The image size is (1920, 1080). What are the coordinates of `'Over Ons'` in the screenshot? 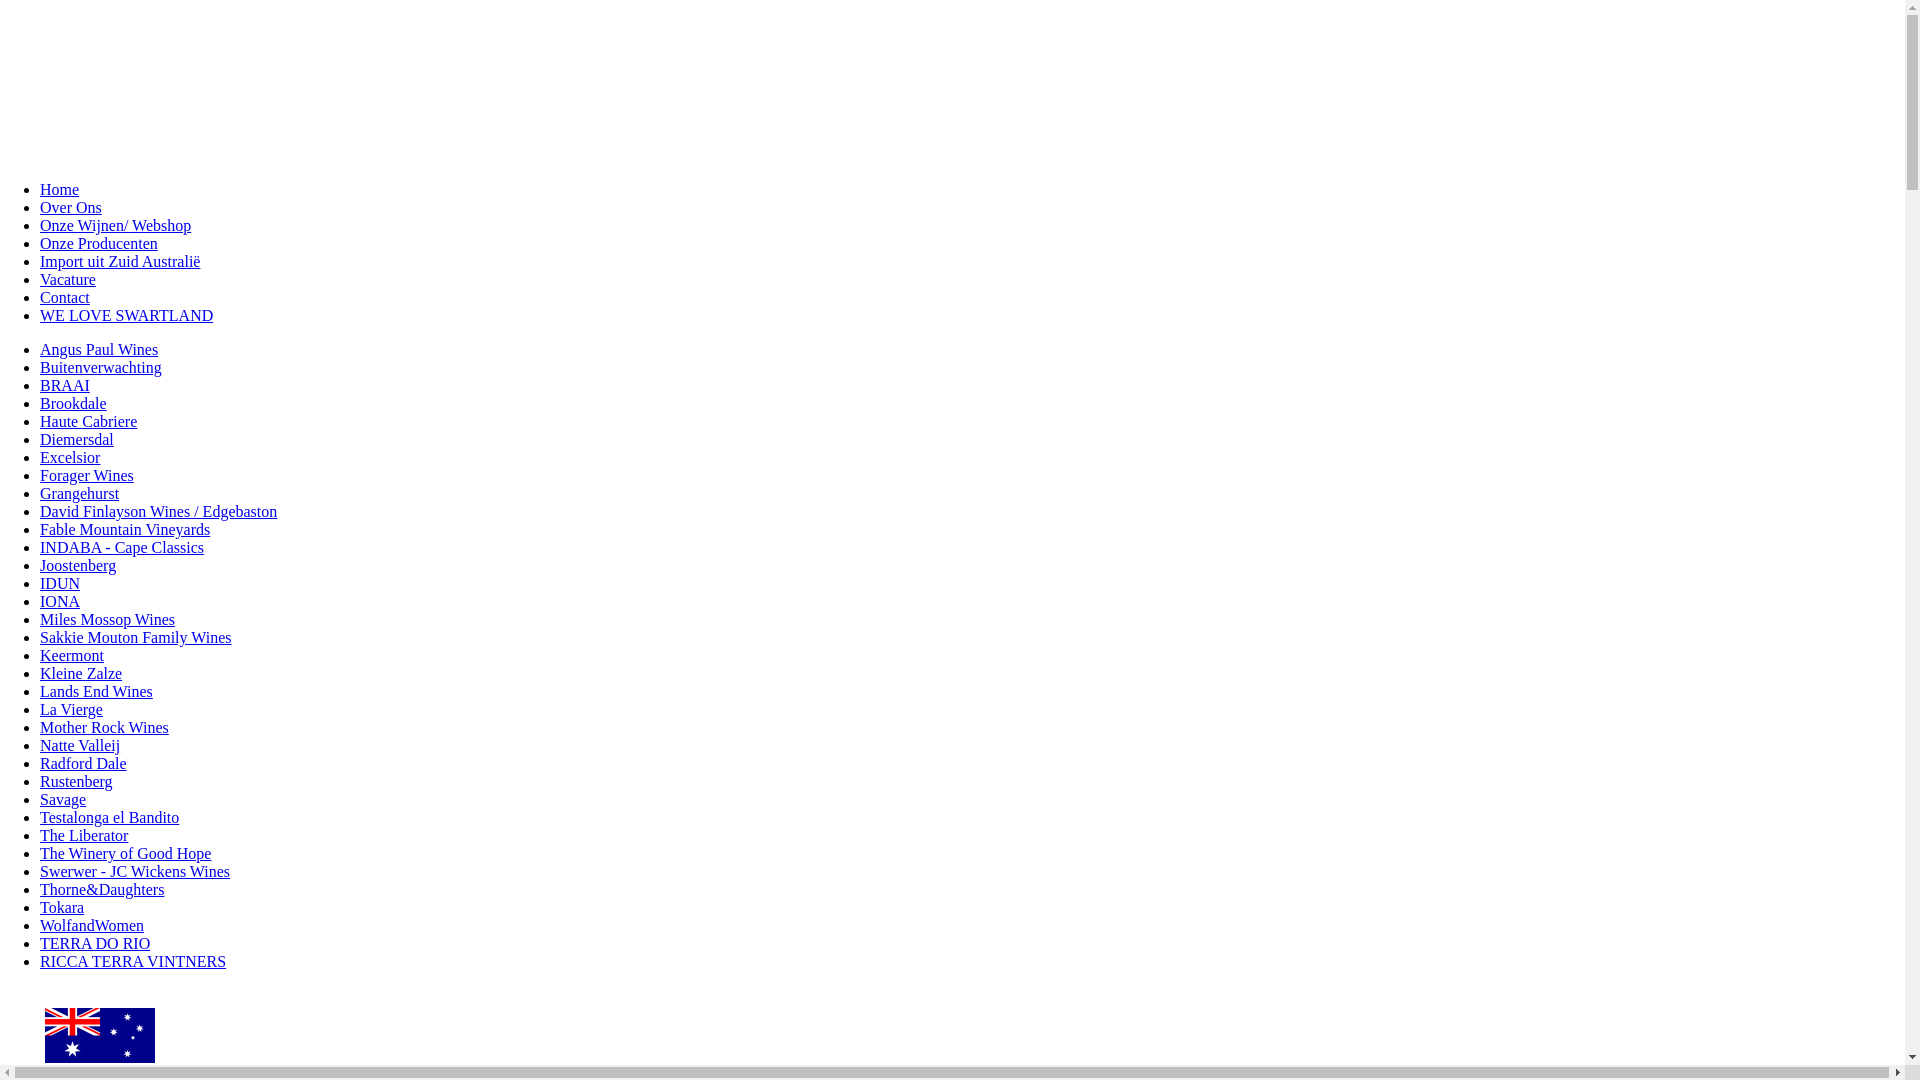 It's located at (71, 207).